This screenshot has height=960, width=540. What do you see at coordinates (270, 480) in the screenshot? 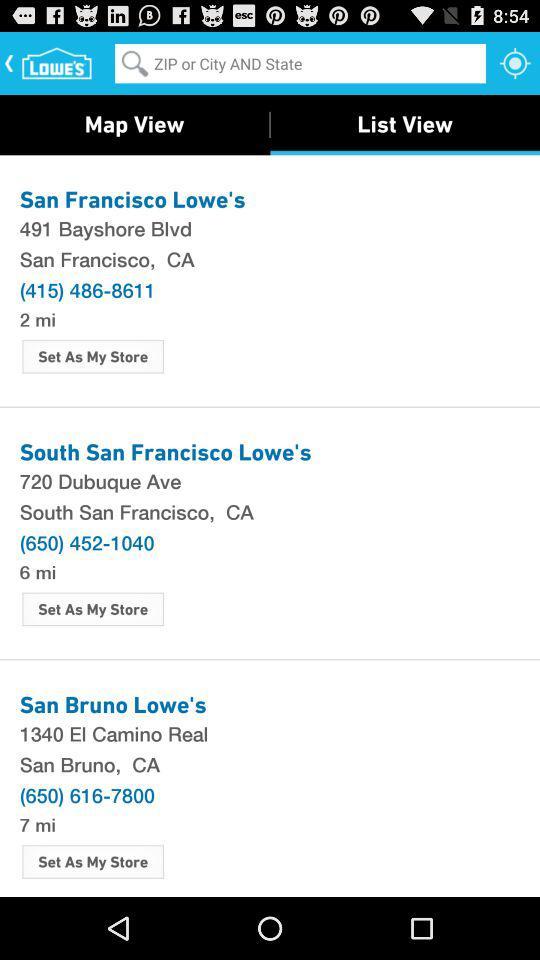
I see `the 720 dubuque ave item` at bounding box center [270, 480].